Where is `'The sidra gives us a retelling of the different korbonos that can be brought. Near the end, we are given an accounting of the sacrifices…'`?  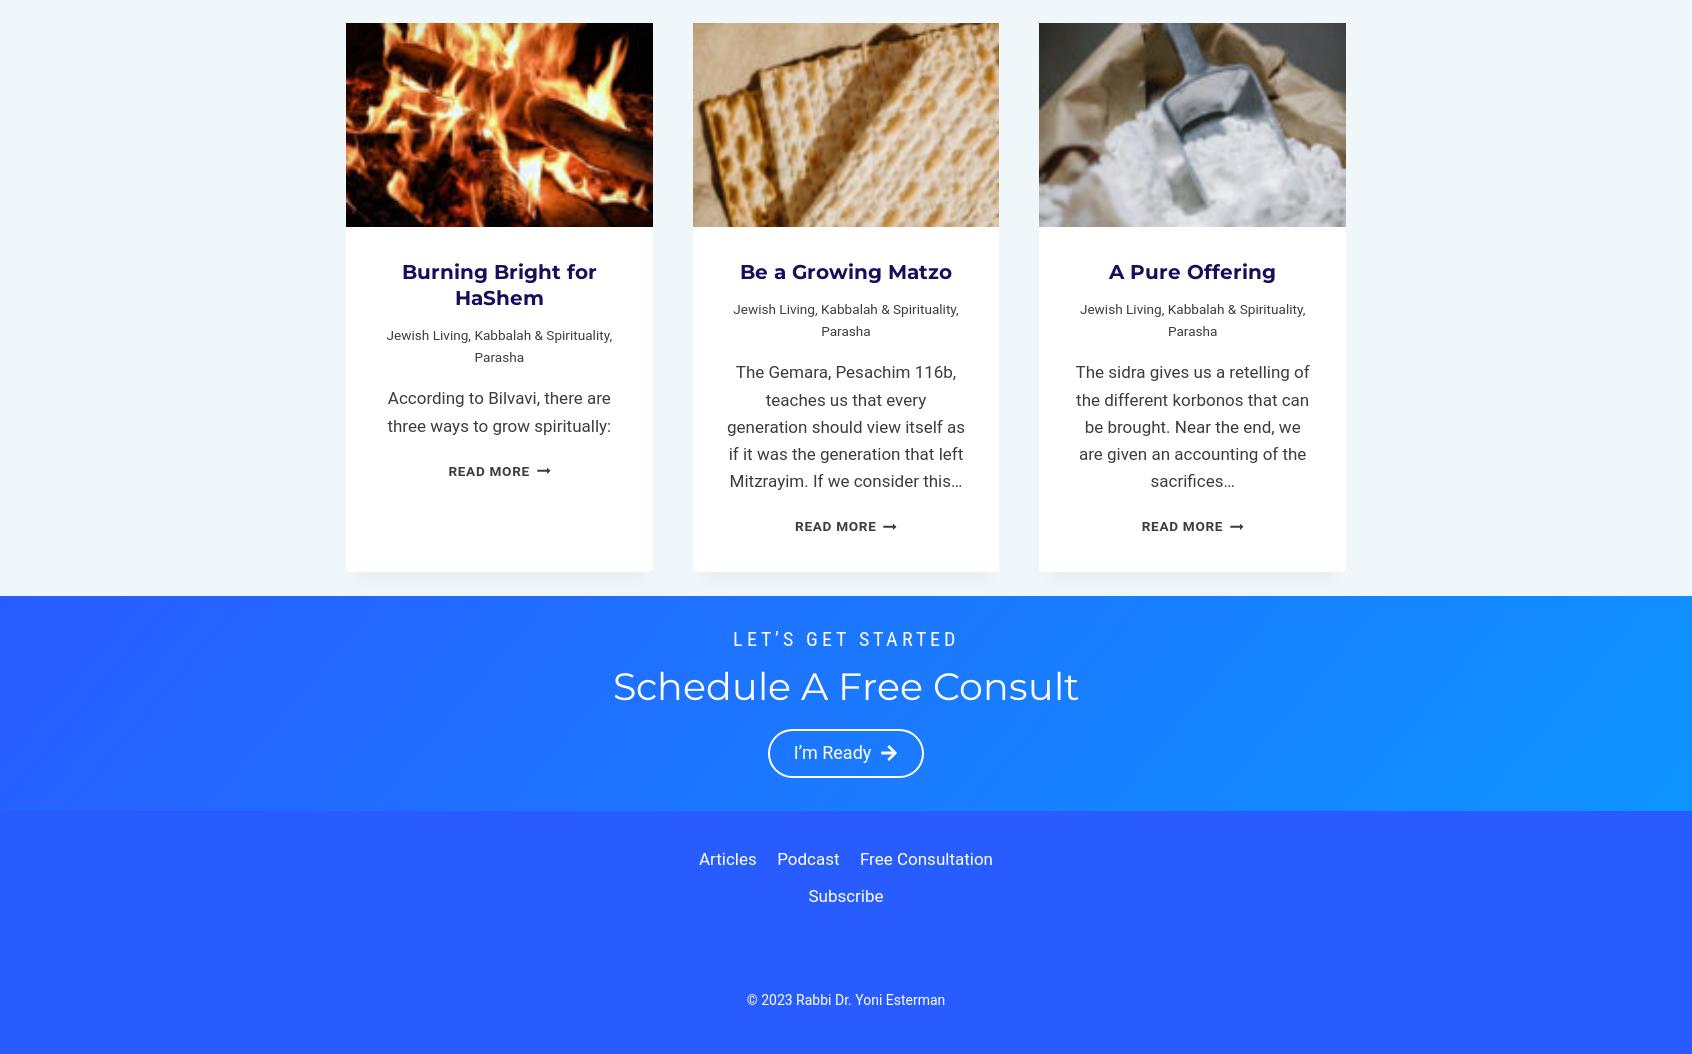
'The sidra gives us a retelling of the different korbonos that can be brought. Near the end, we are given an accounting of the sacrifices…' is located at coordinates (1191, 426).